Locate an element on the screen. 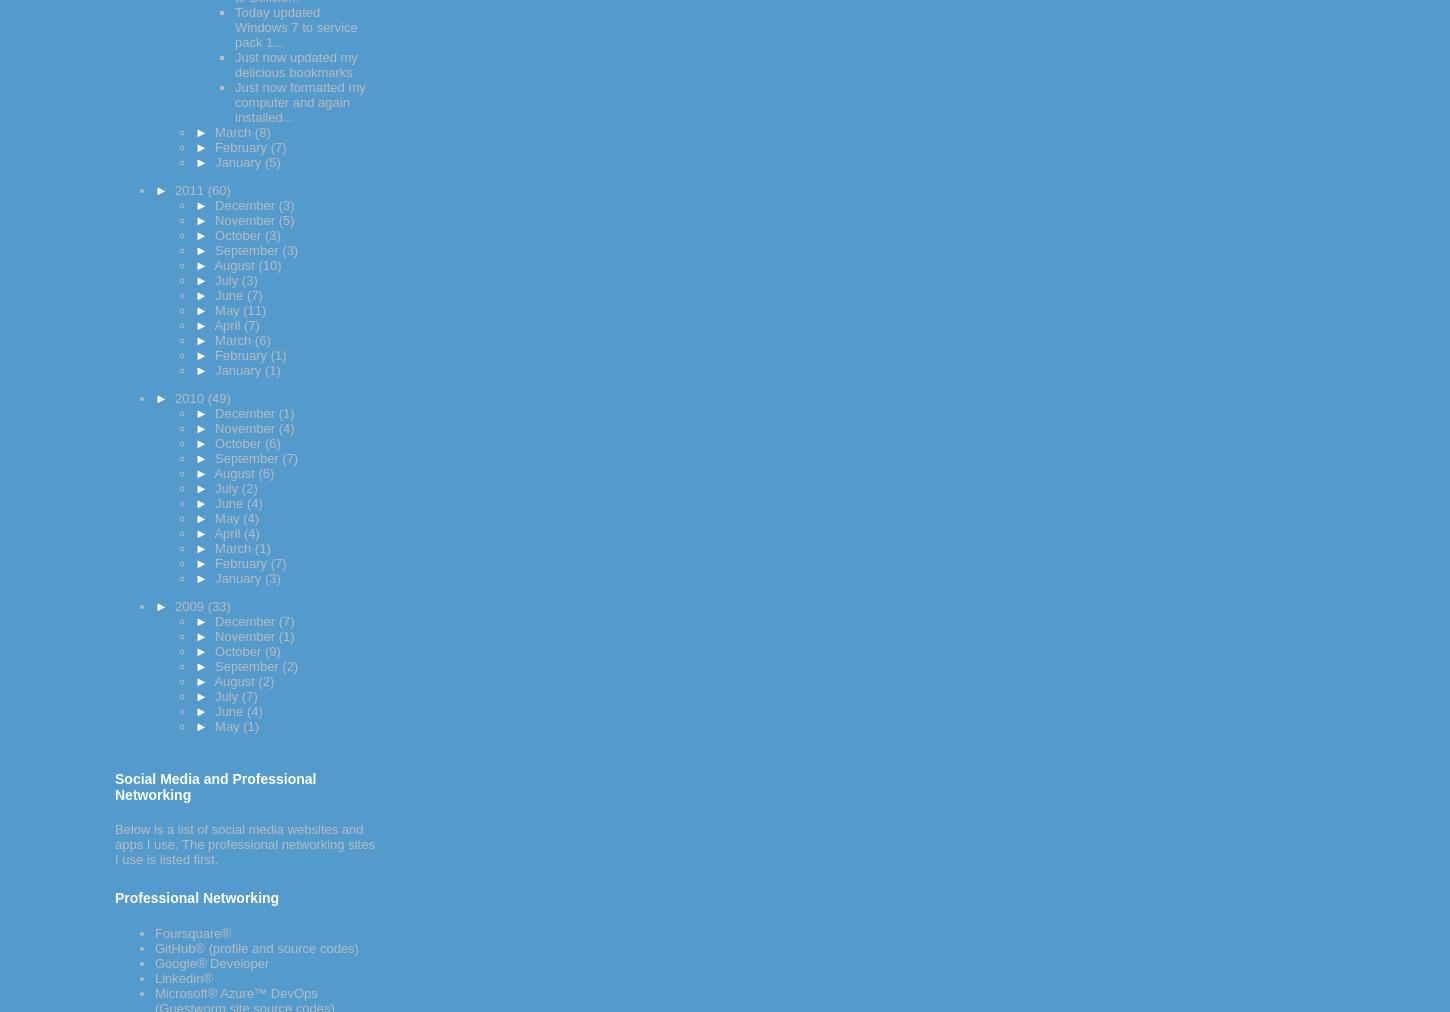 The height and width of the screenshot is (1012, 1450). 'Google® Developer' is located at coordinates (210, 963).